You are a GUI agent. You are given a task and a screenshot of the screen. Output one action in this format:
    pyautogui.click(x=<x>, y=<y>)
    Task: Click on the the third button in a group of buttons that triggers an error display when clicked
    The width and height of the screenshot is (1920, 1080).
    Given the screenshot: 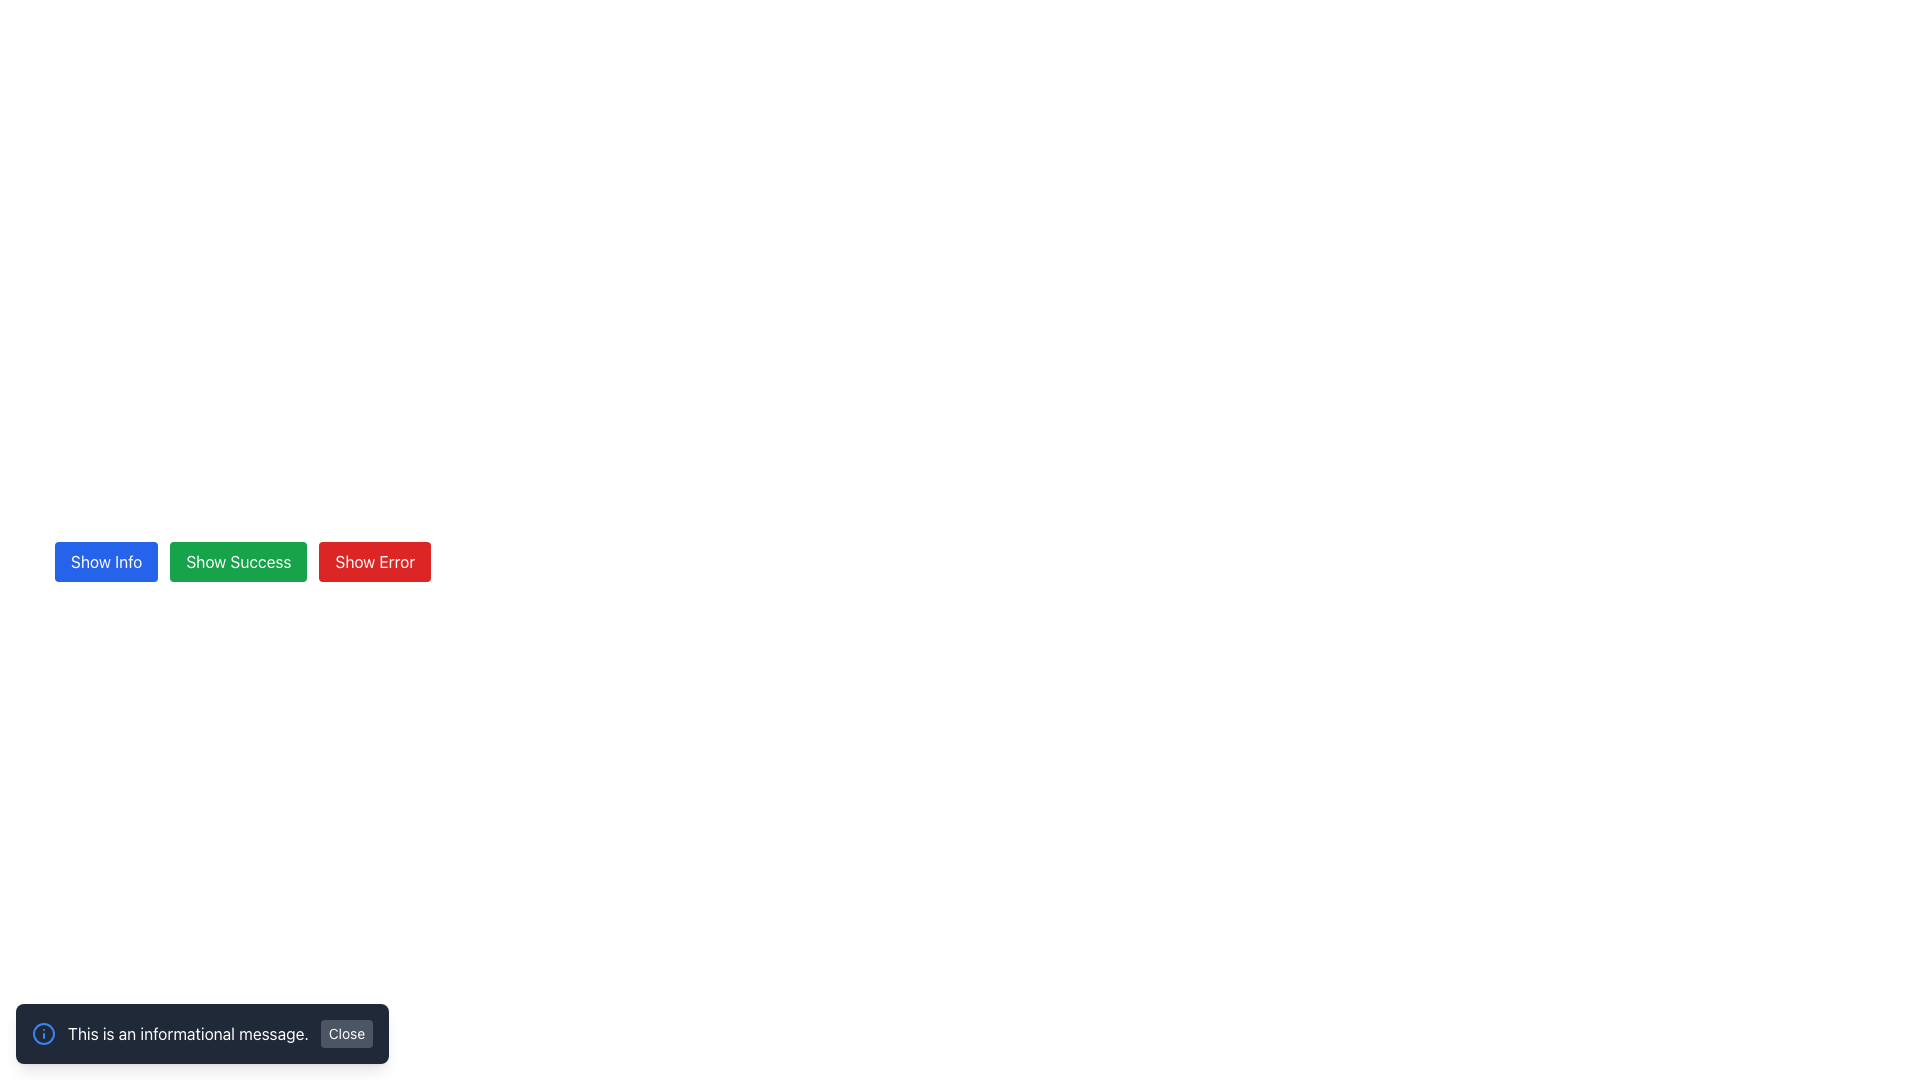 What is the action you would take?
    pyautogui.click(x=375, y=562)
    